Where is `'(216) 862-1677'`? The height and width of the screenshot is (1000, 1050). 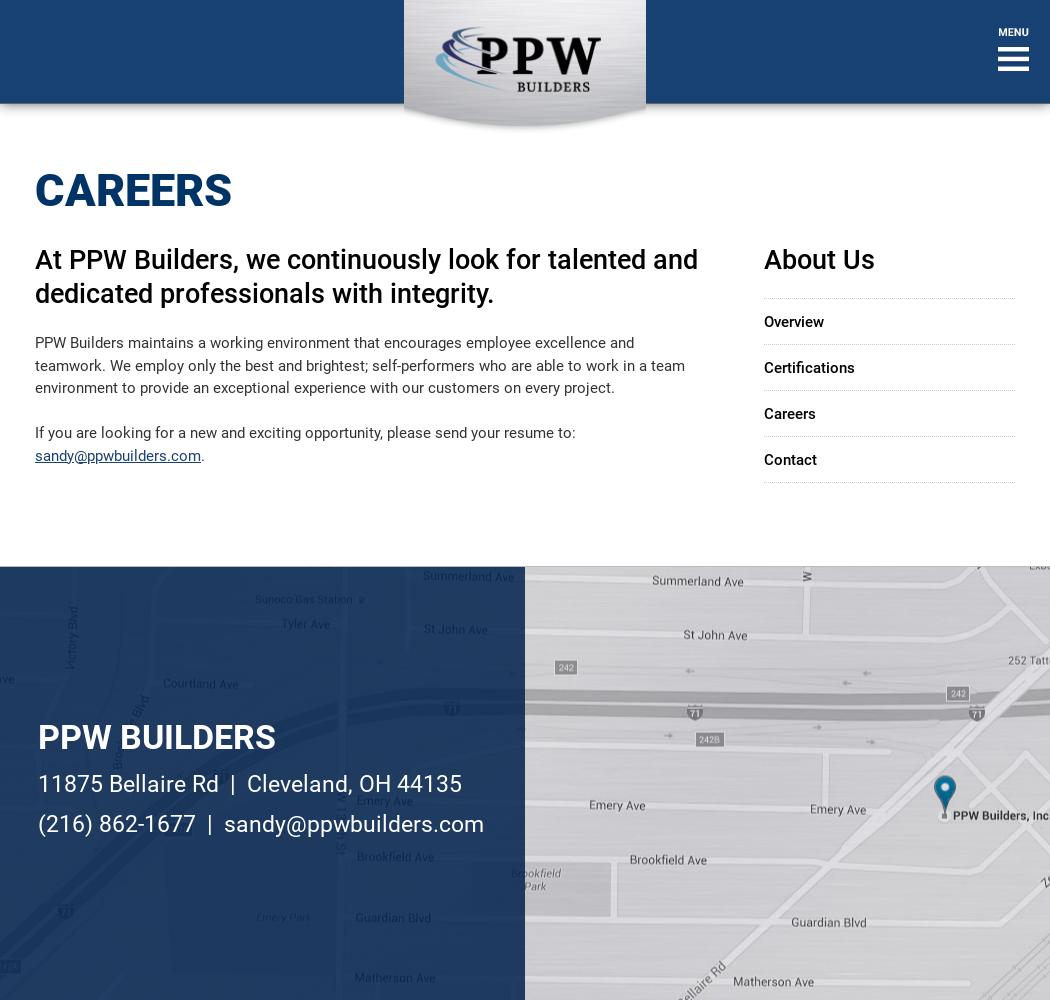 '(216) 862-1677' is located at coordinates (117, 823).